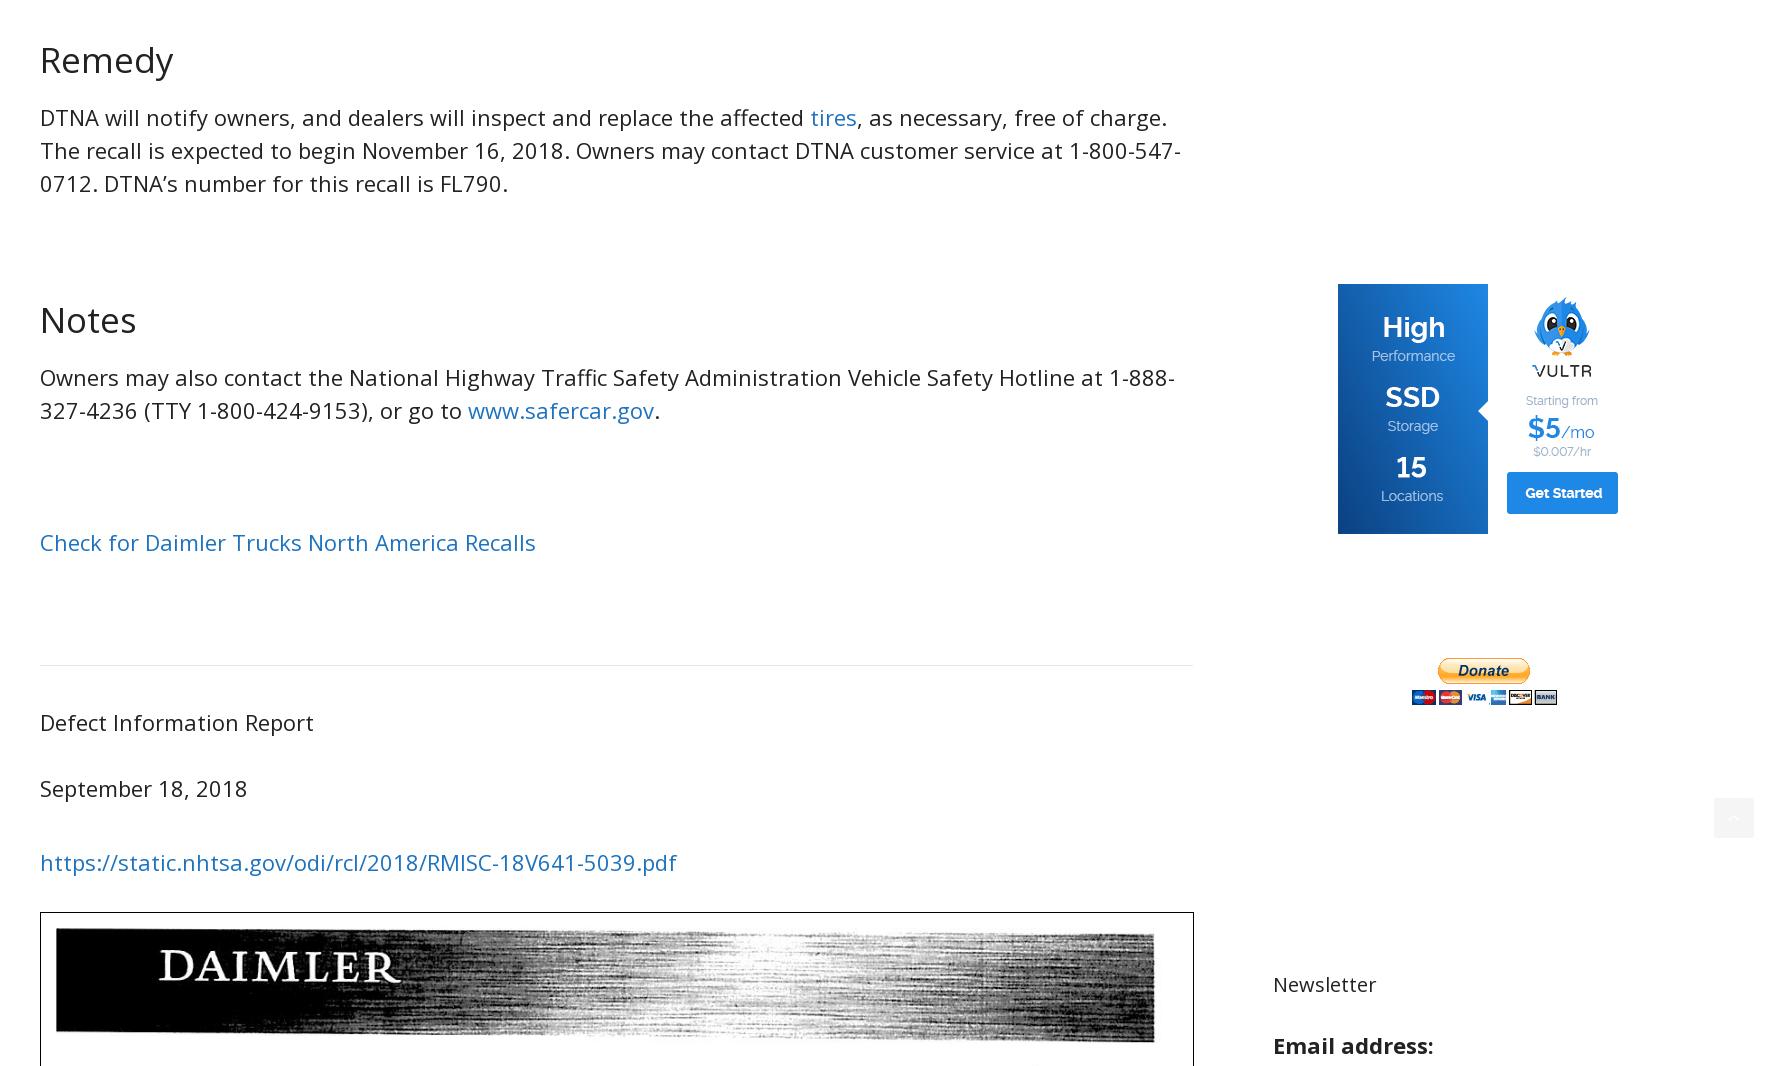  I want to click on 'Defect Information Report', so click(175, 721).